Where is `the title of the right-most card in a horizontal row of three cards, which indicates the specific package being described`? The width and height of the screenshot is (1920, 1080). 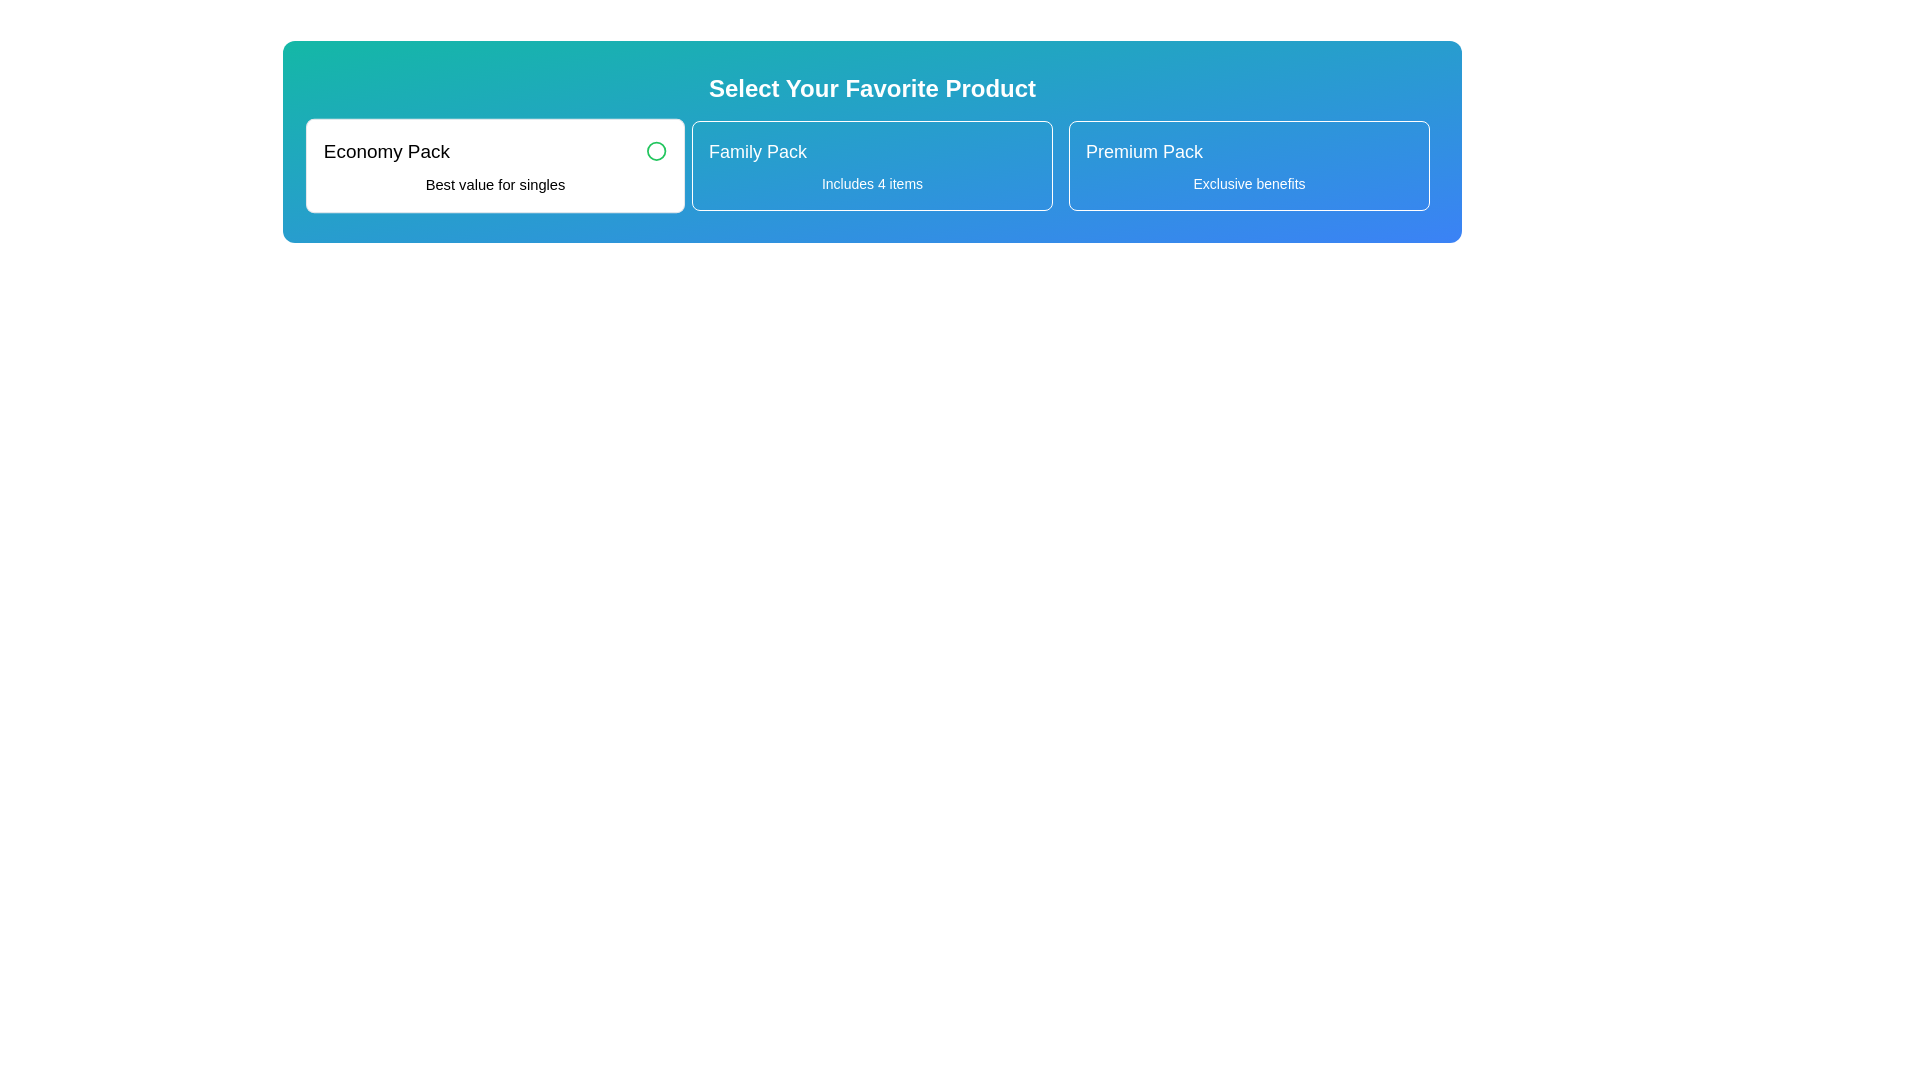
the title of the right-most card in a horizontal row of three cards, which indicates the specific package being described is located at coordinates (1144, 150).